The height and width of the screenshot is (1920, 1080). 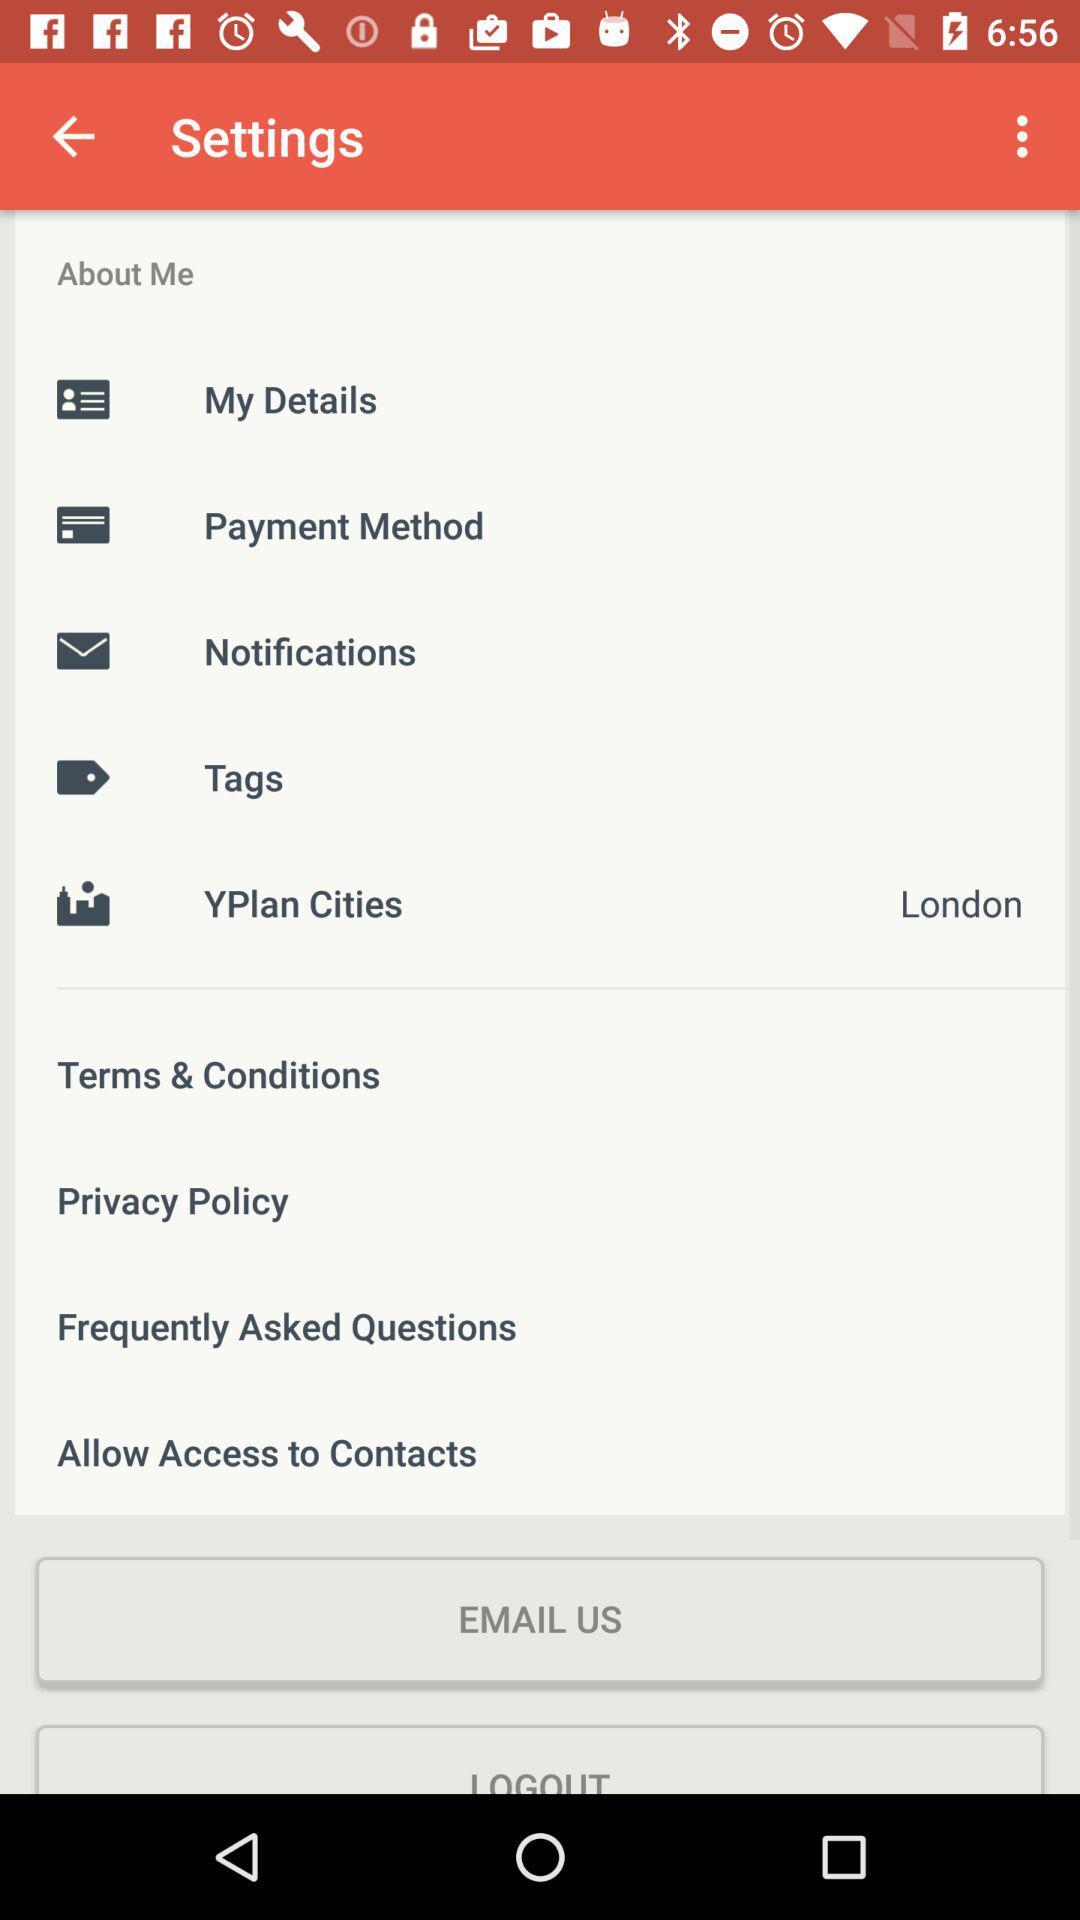 I want to click on the privacy policy icon, so click(x=540, y=1200).